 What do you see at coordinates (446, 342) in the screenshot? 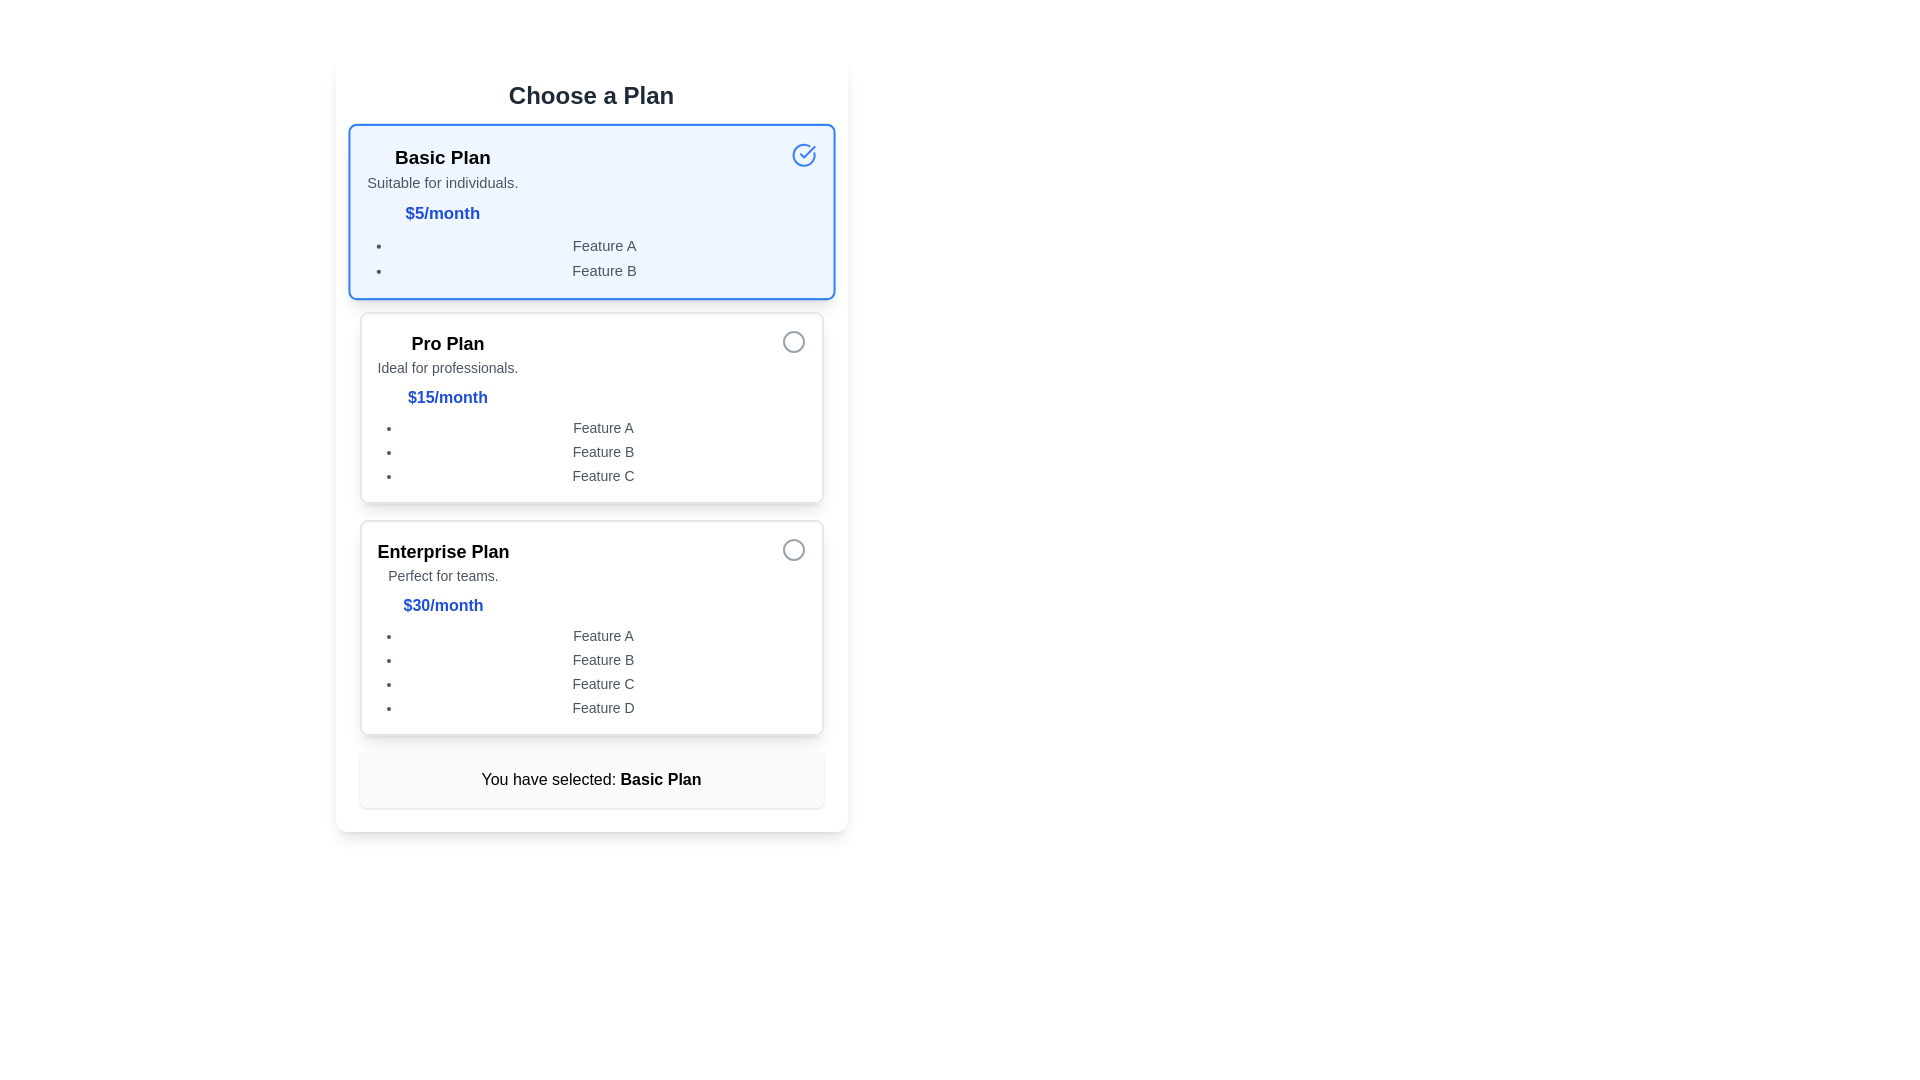
I see `the bold, large text reading 'Pro Plan' located at the top of the second card in a vertical list of plan options` at bounding box center [446, 342].